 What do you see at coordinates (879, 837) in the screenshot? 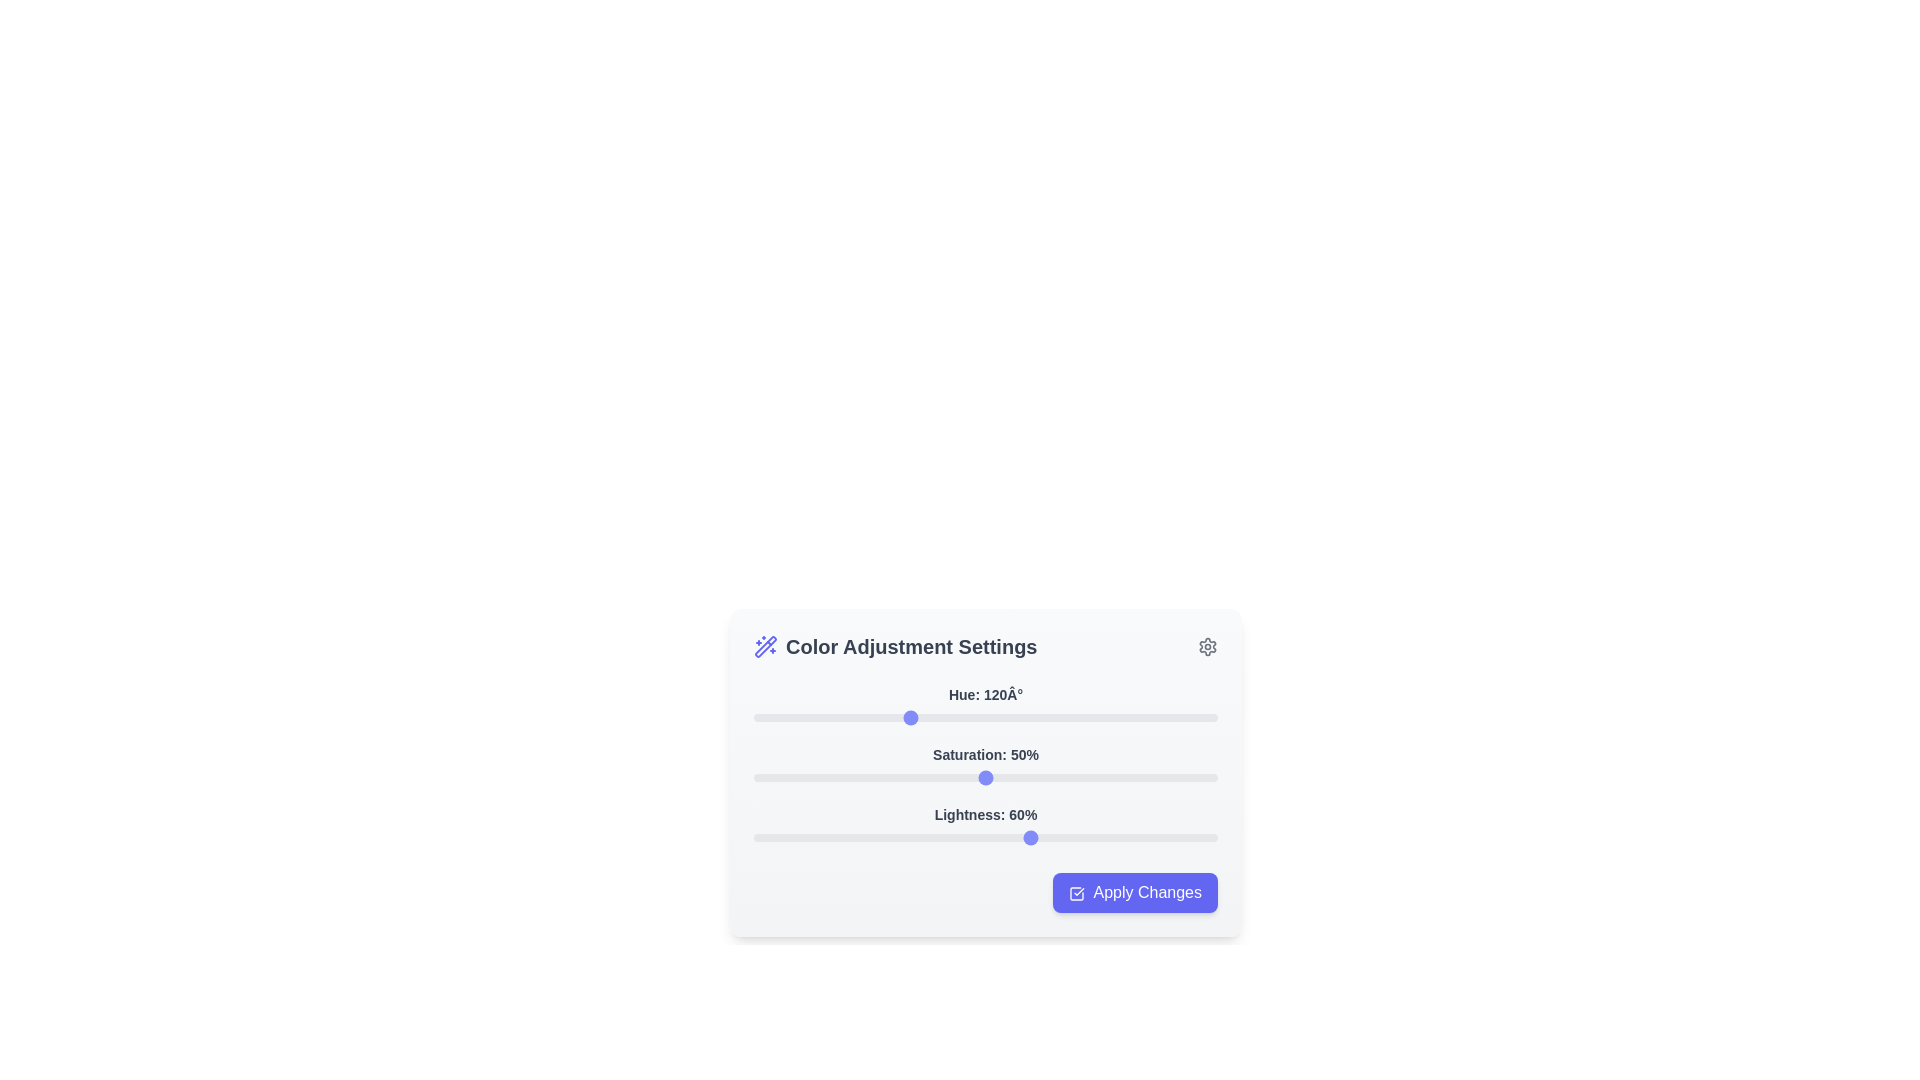
I see `the lightness` at bounding box center [879, 837].